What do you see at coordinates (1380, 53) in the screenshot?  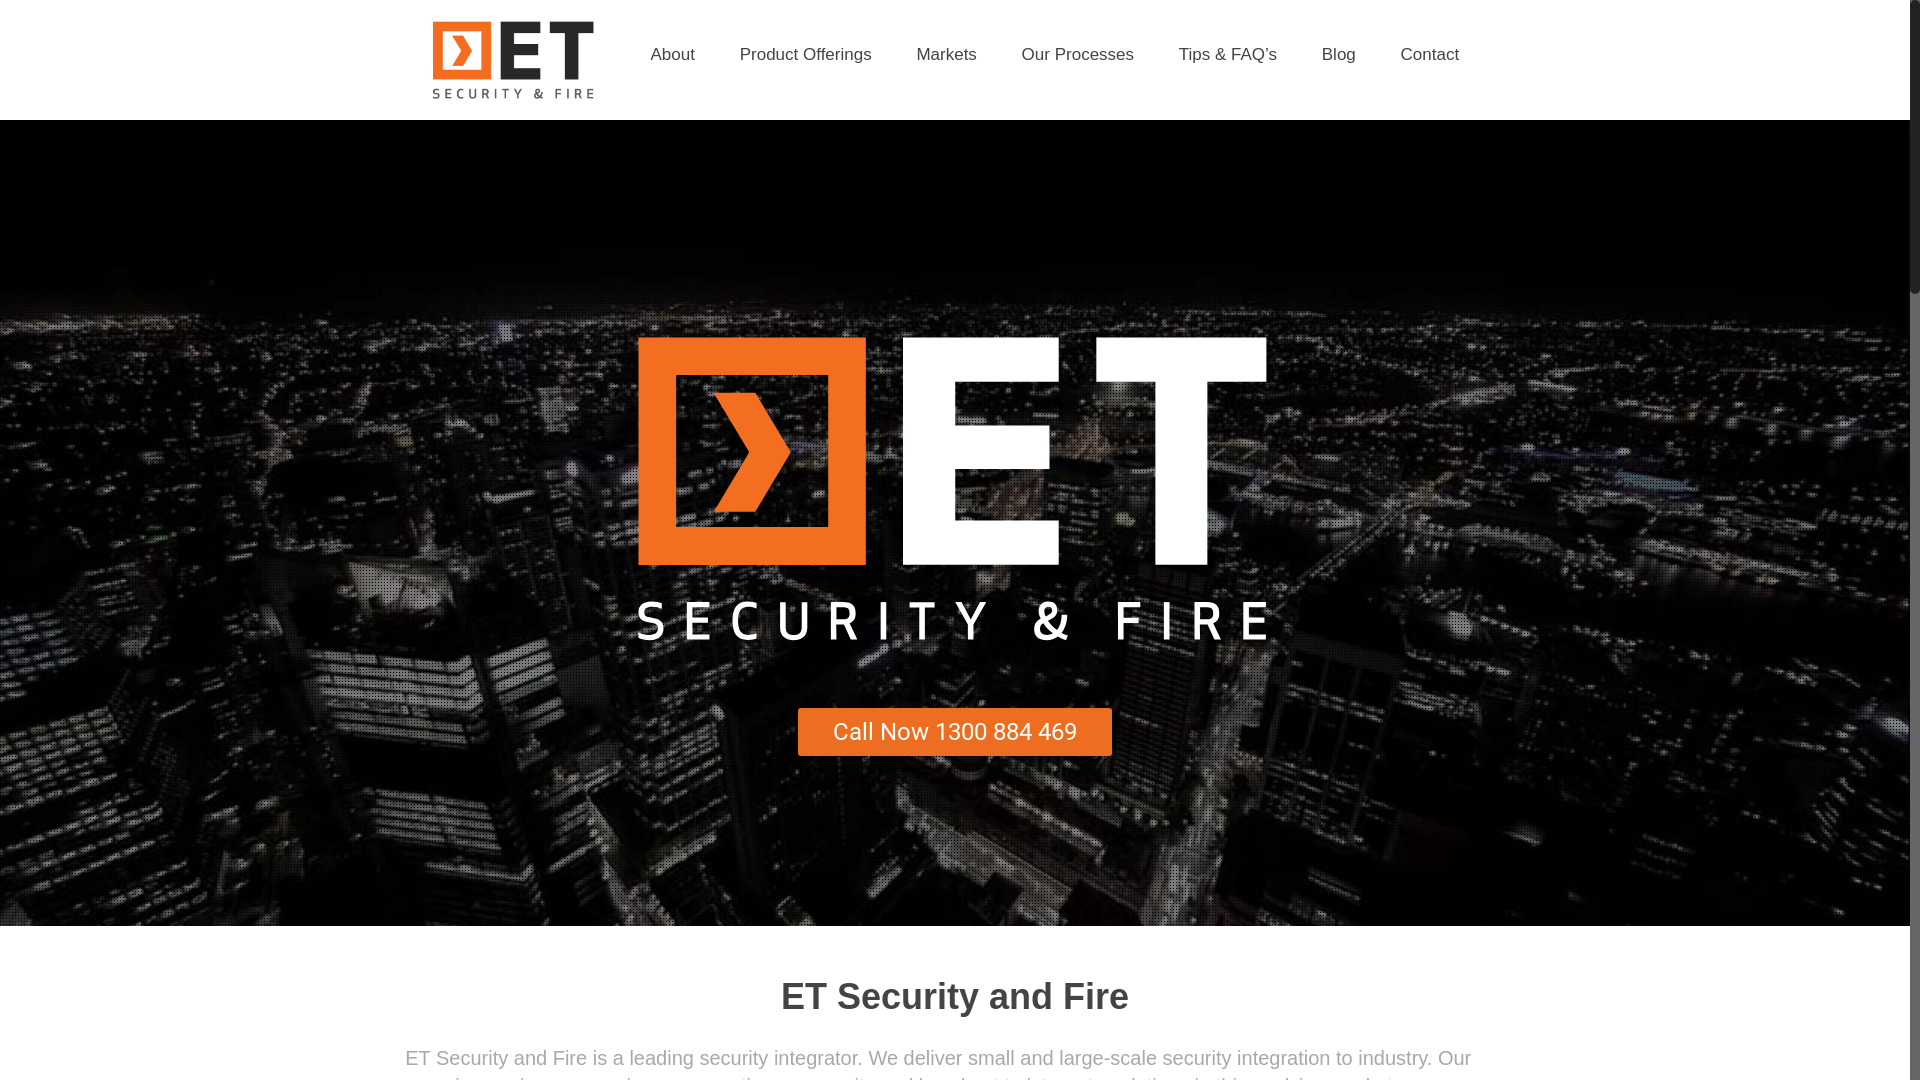 I see `'Contact'` at bounding box center [1380, 53].